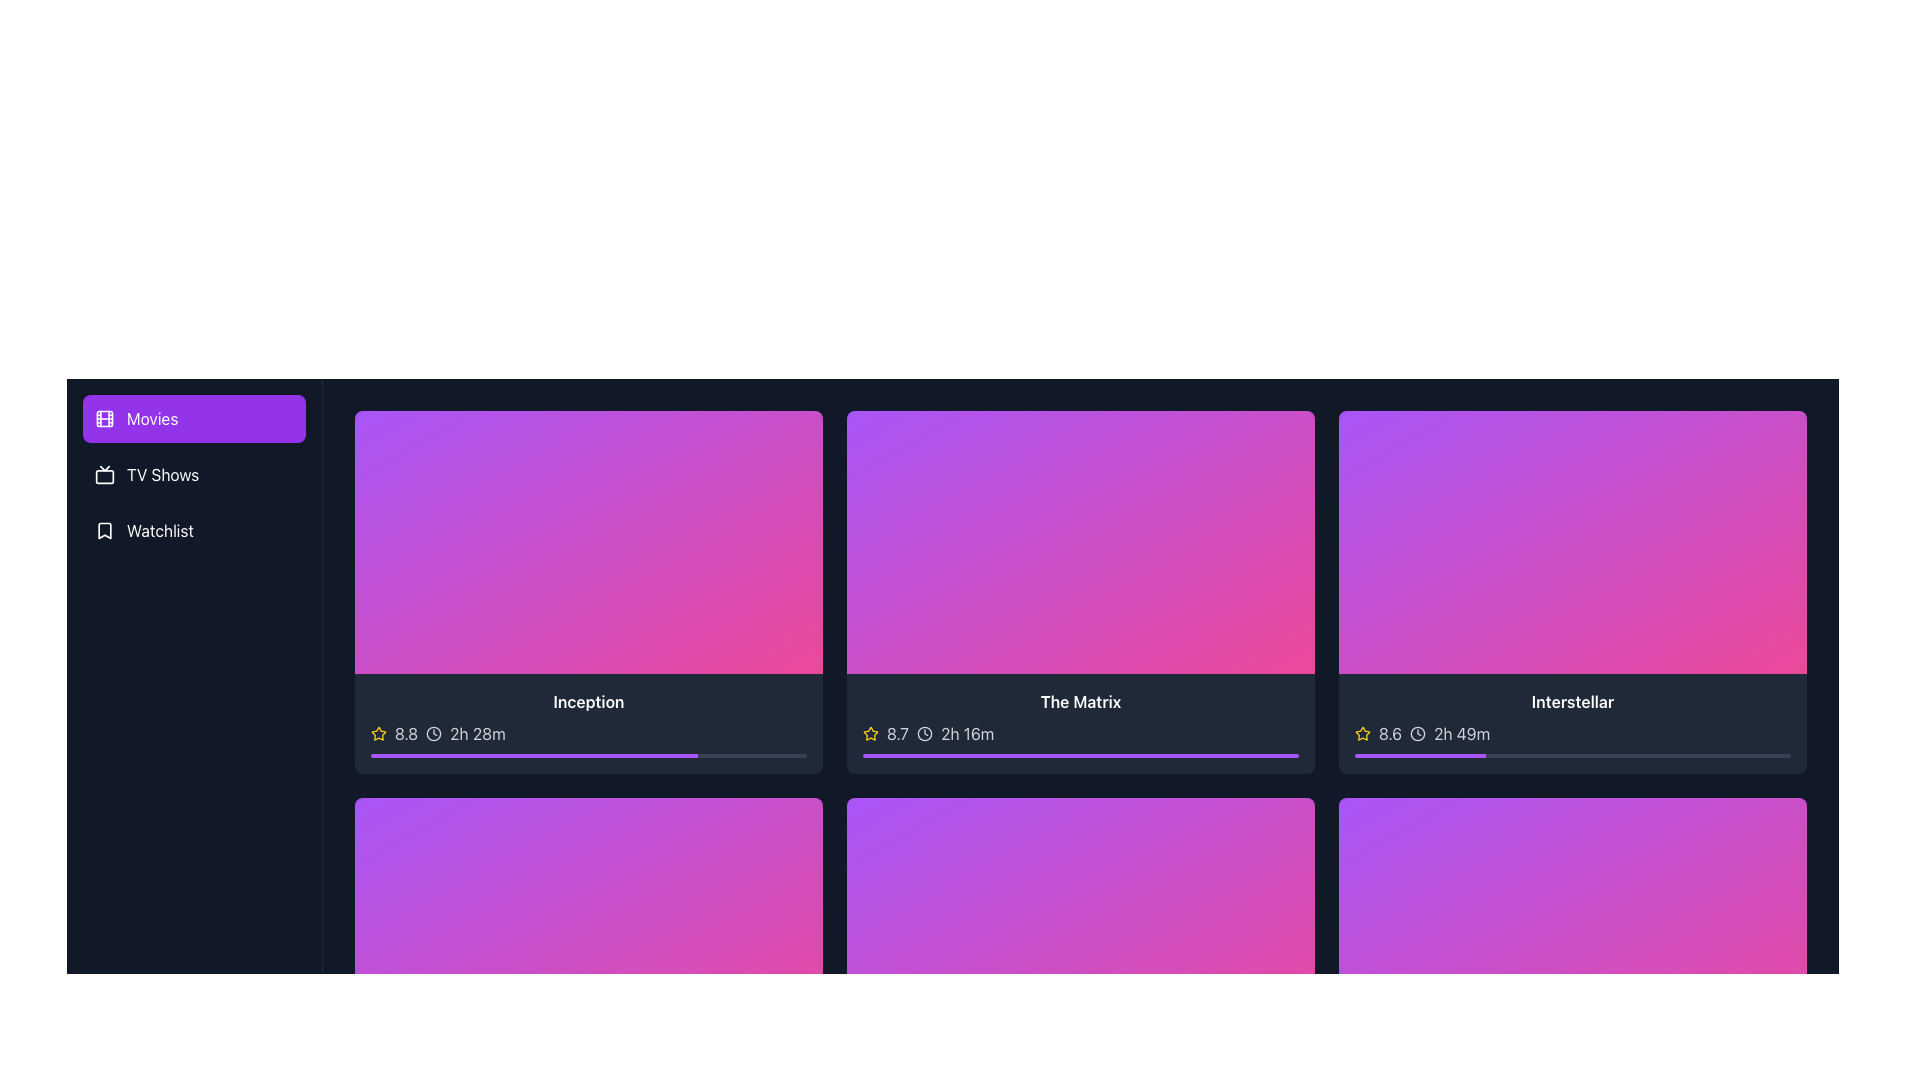  What do you see at coordinates (1417, 734) in the screenshot?
I see `the circular part of the clock icon` at bounding box center [1417, 734].